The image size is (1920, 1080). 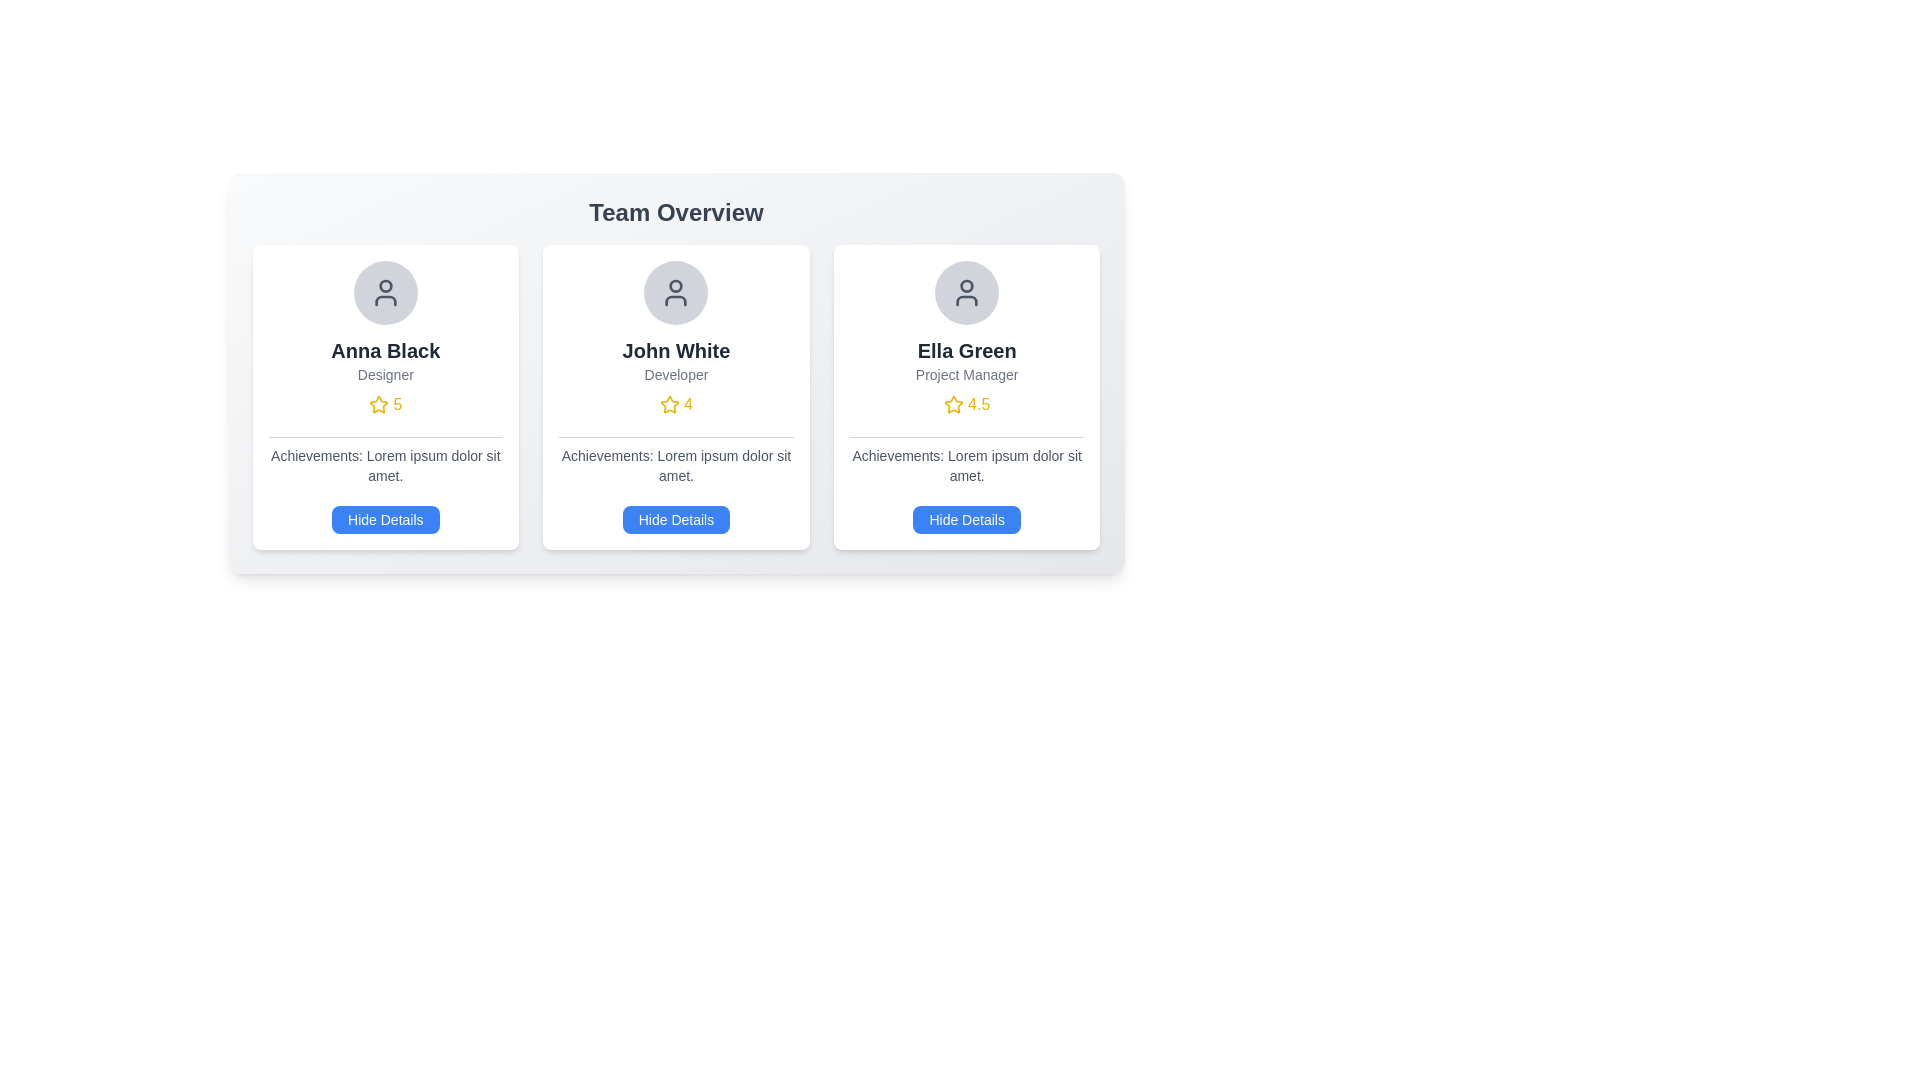 I want to click on the Card component displaying a user's profile information, which is the second item in a grid under 'Team Overview', so click(x=676, y=397).